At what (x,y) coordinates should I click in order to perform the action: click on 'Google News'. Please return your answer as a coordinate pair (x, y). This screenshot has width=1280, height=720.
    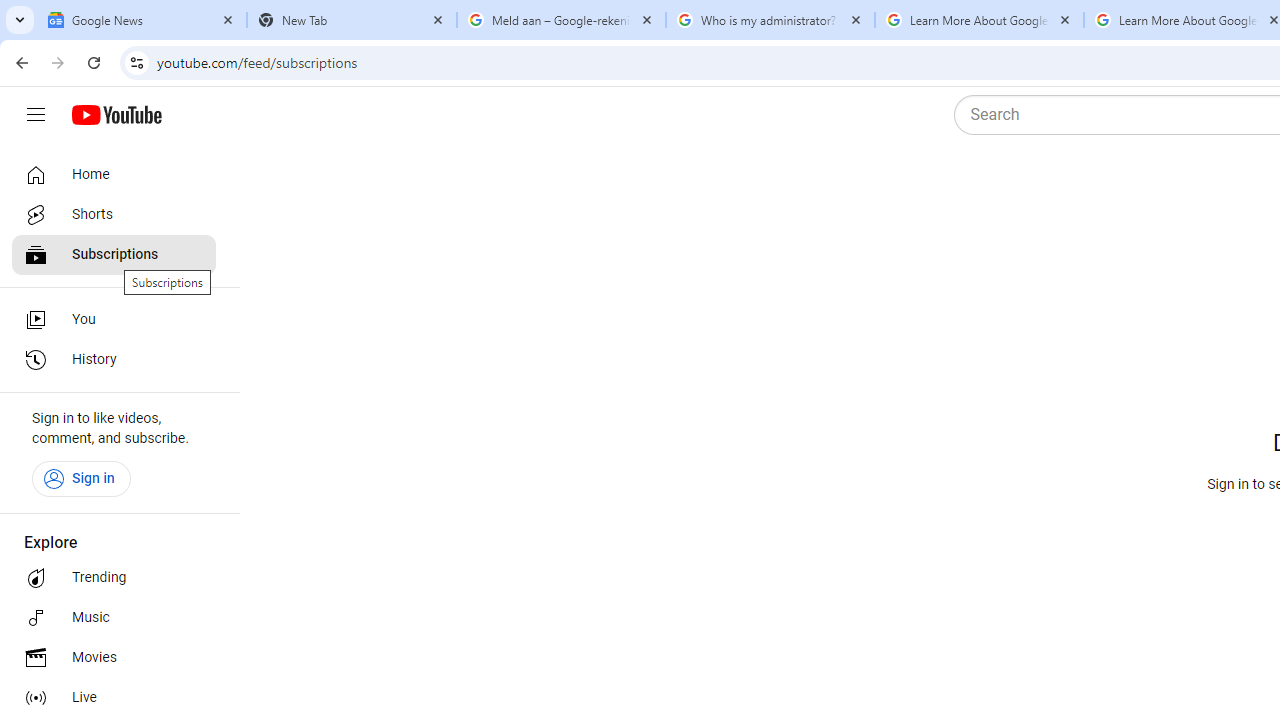
    Looking at the image, I should click on (141, 20).